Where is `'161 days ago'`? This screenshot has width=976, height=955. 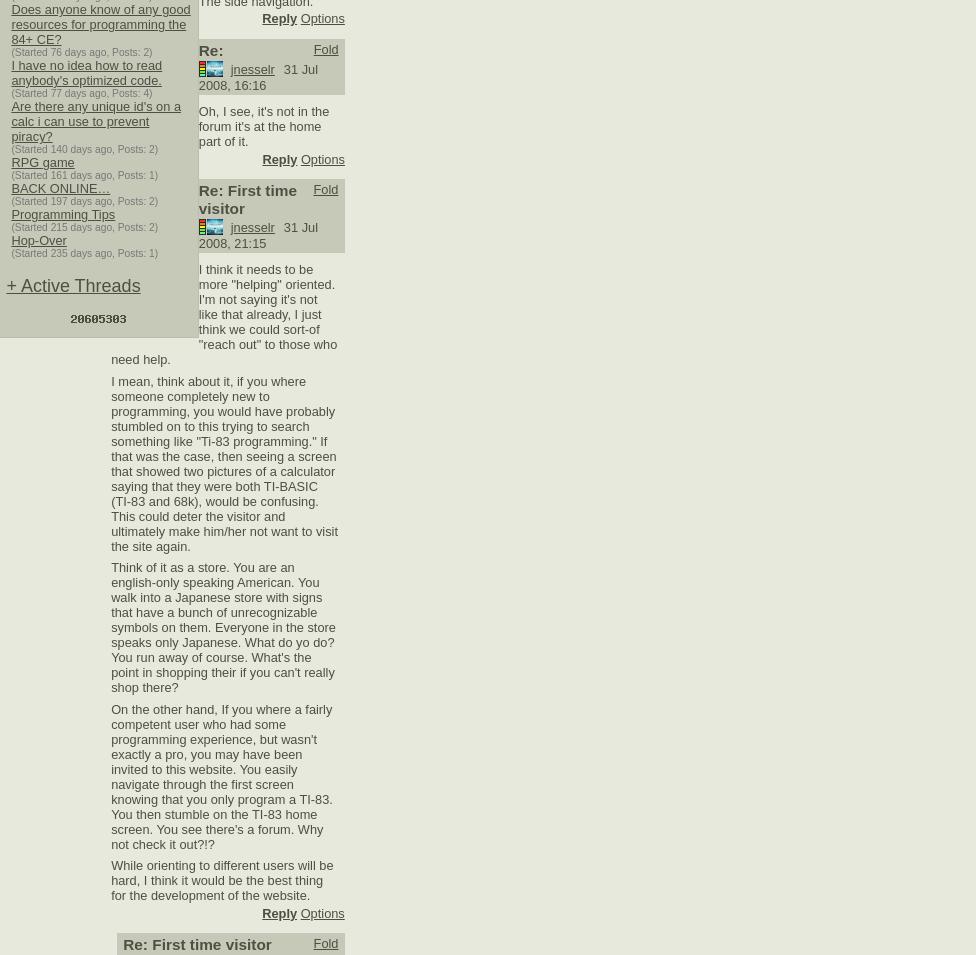 '161 days ago' is located at coordinates (81, 175).